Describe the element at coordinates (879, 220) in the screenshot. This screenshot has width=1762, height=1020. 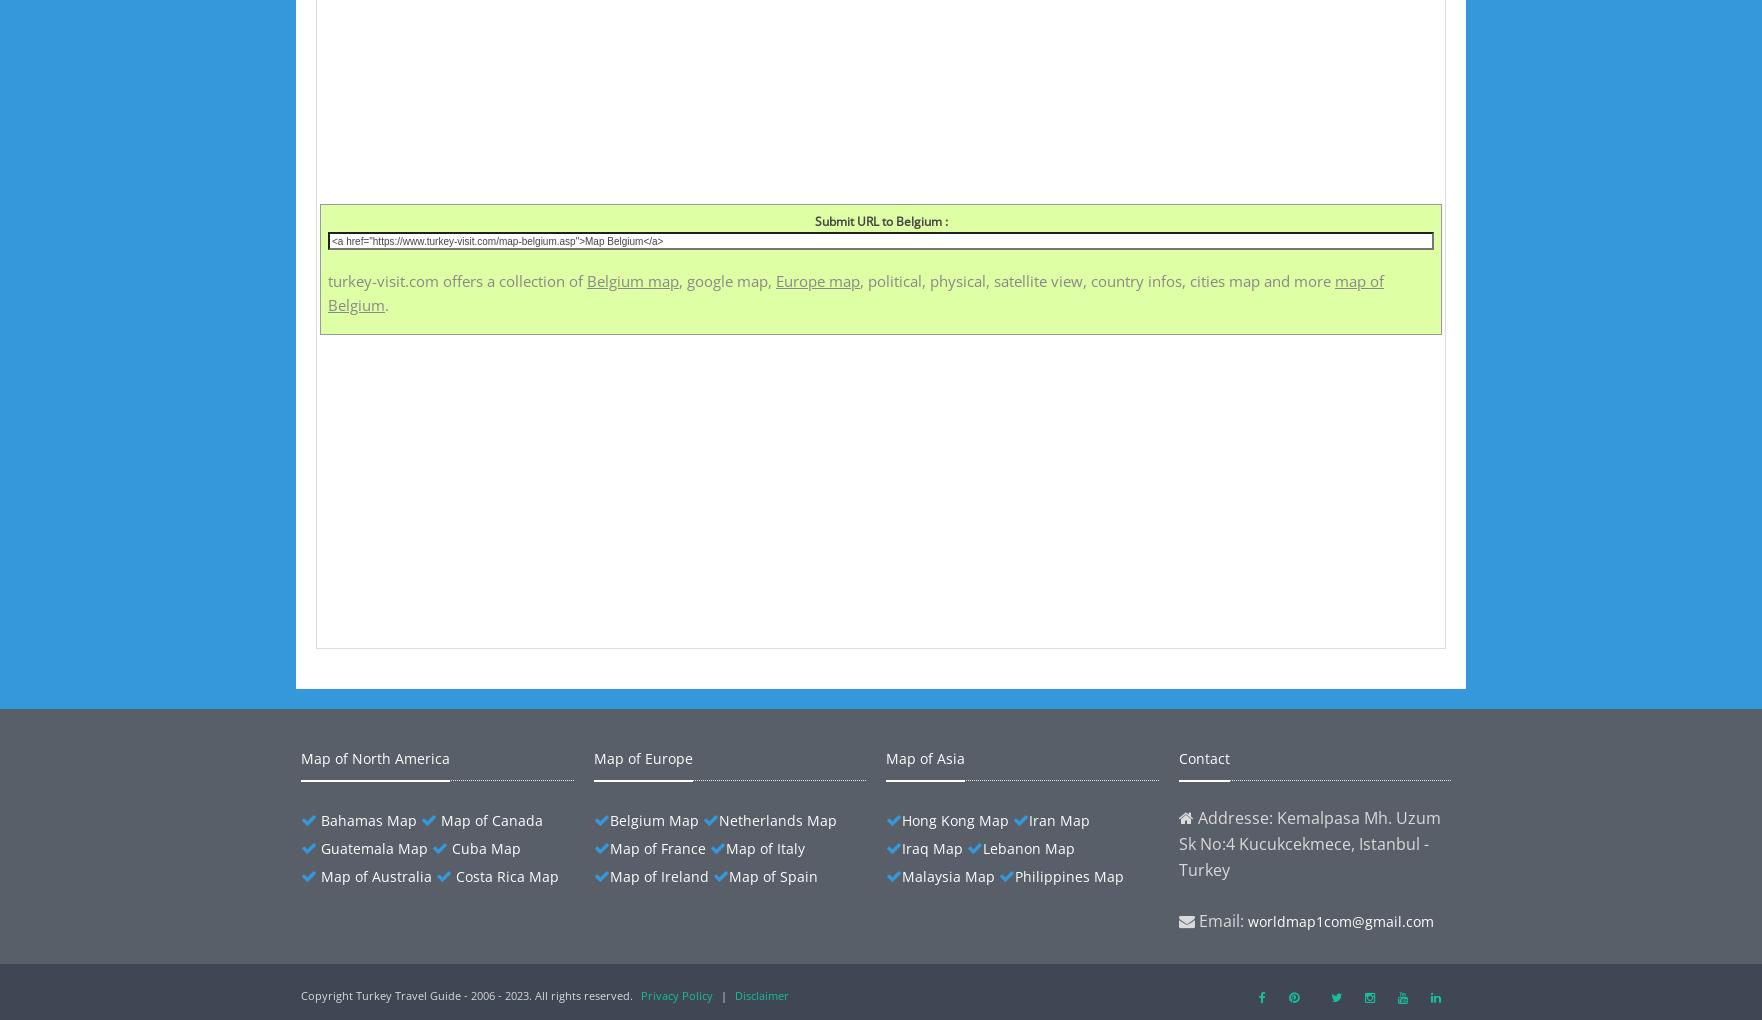
I see `'Submit URL to Belgium :'` at that location.